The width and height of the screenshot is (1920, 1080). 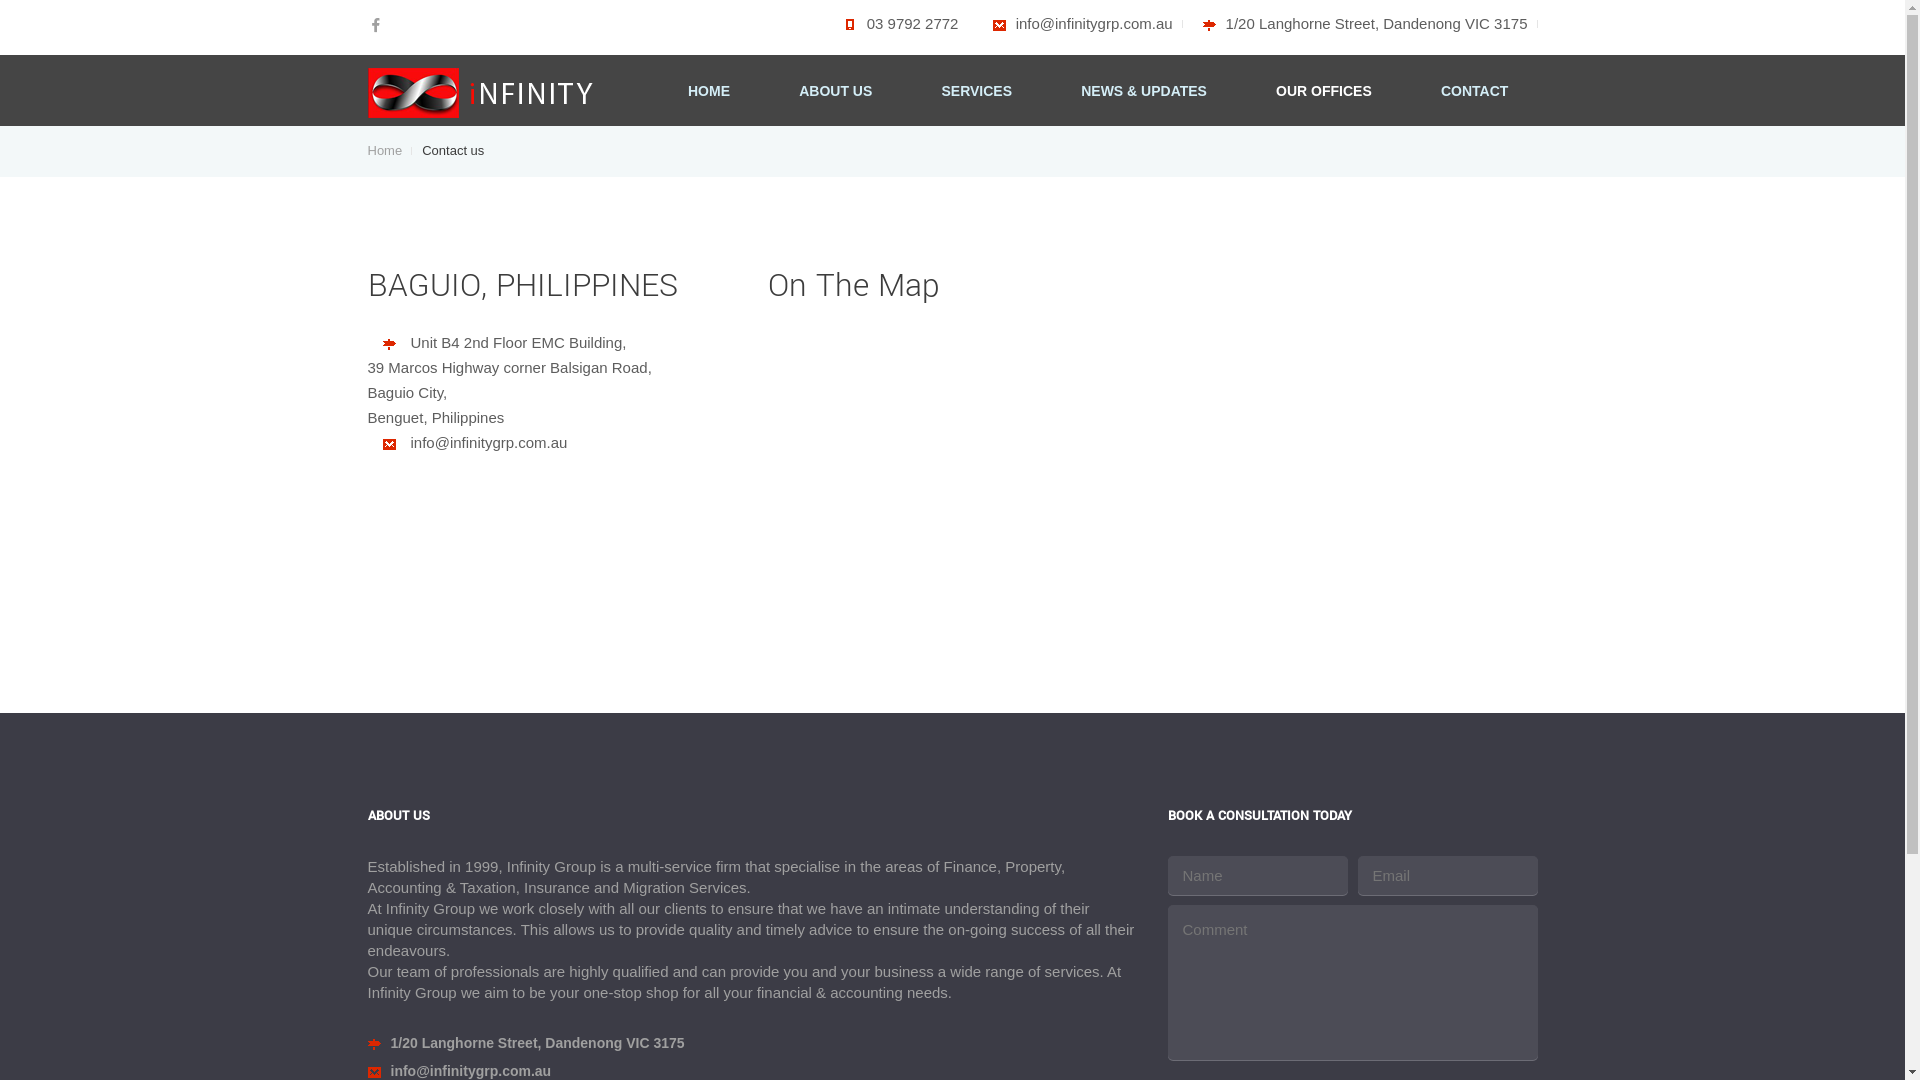 What do you see at coordinates (1143, 92) in the screenshot?
I see `'NEWS & UPDATES'` at bounding box center [1143, 92].